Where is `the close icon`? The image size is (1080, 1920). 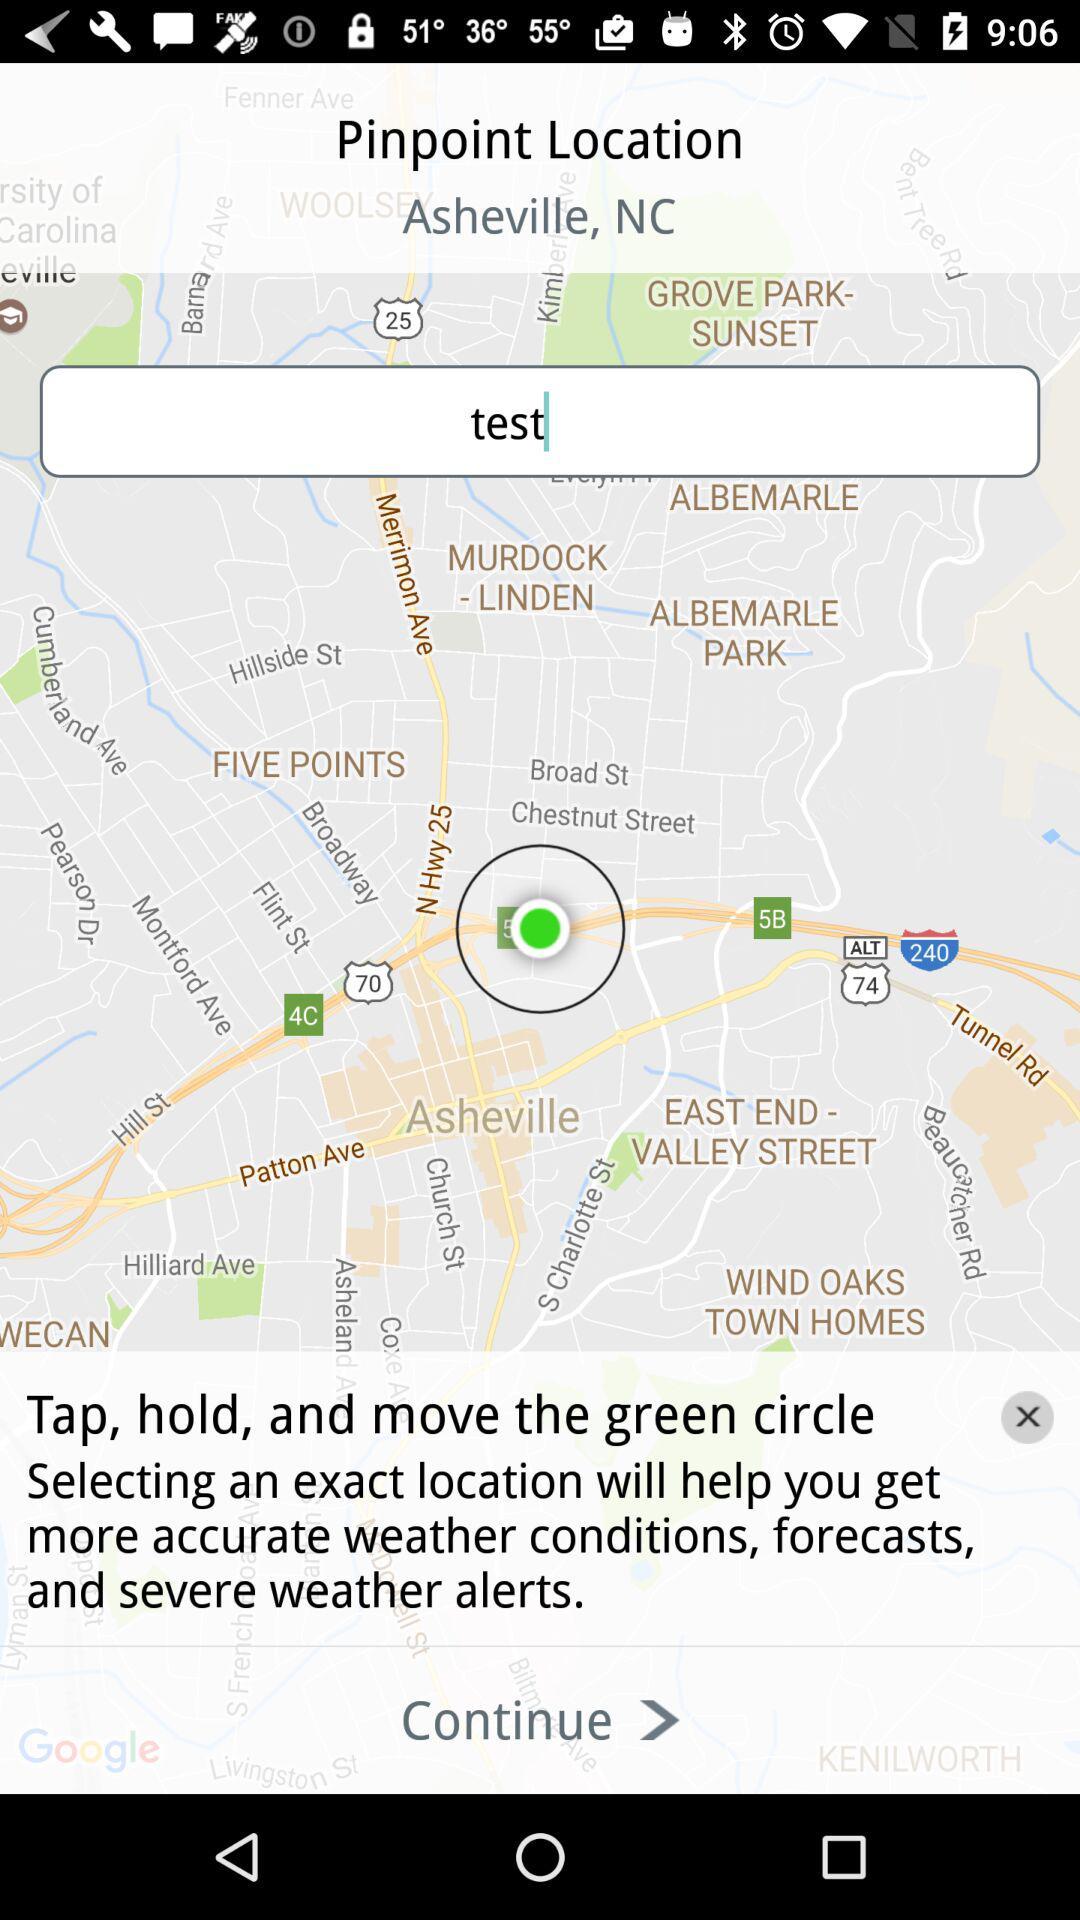 the close icon is located at coordinates (1027, 1416).